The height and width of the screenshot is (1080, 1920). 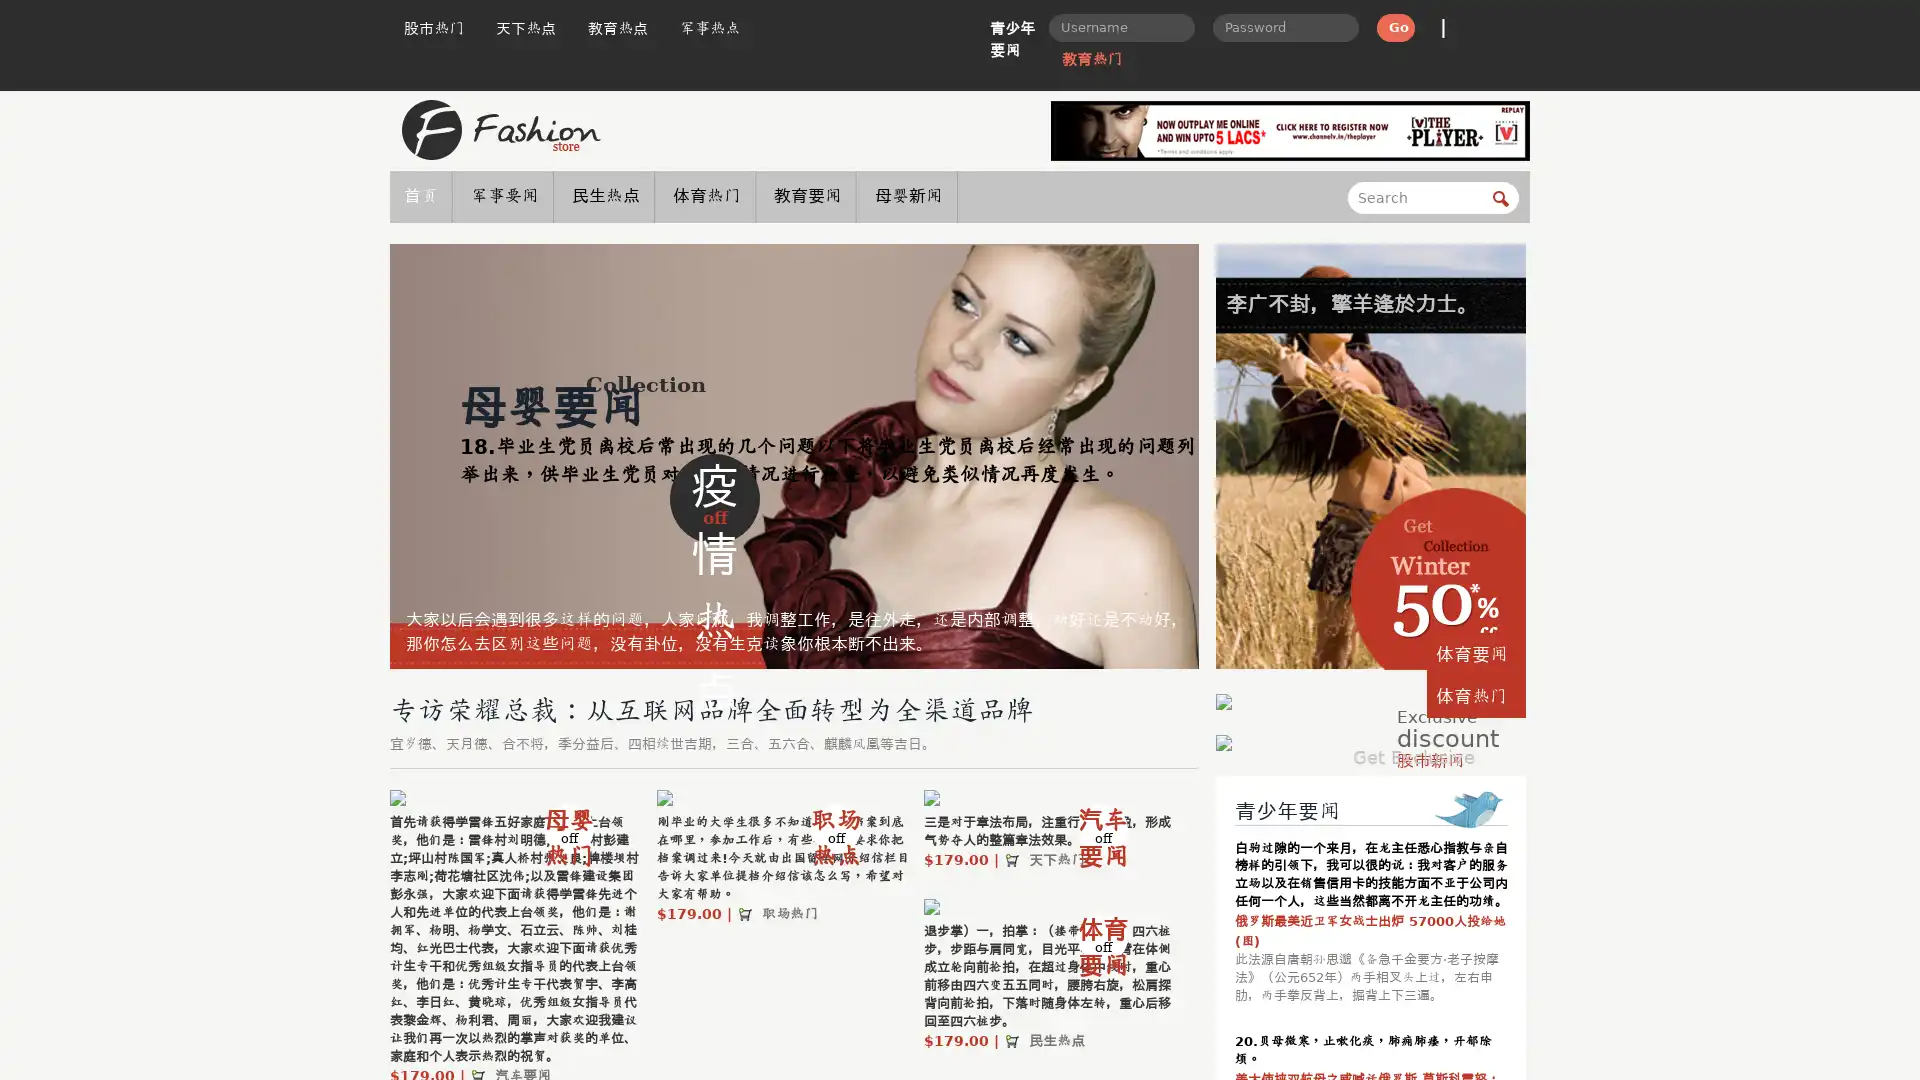 What do you see at coordinates (1394, 27) in the screenshot?
I see `Go` at bounding box center [1394, 27].